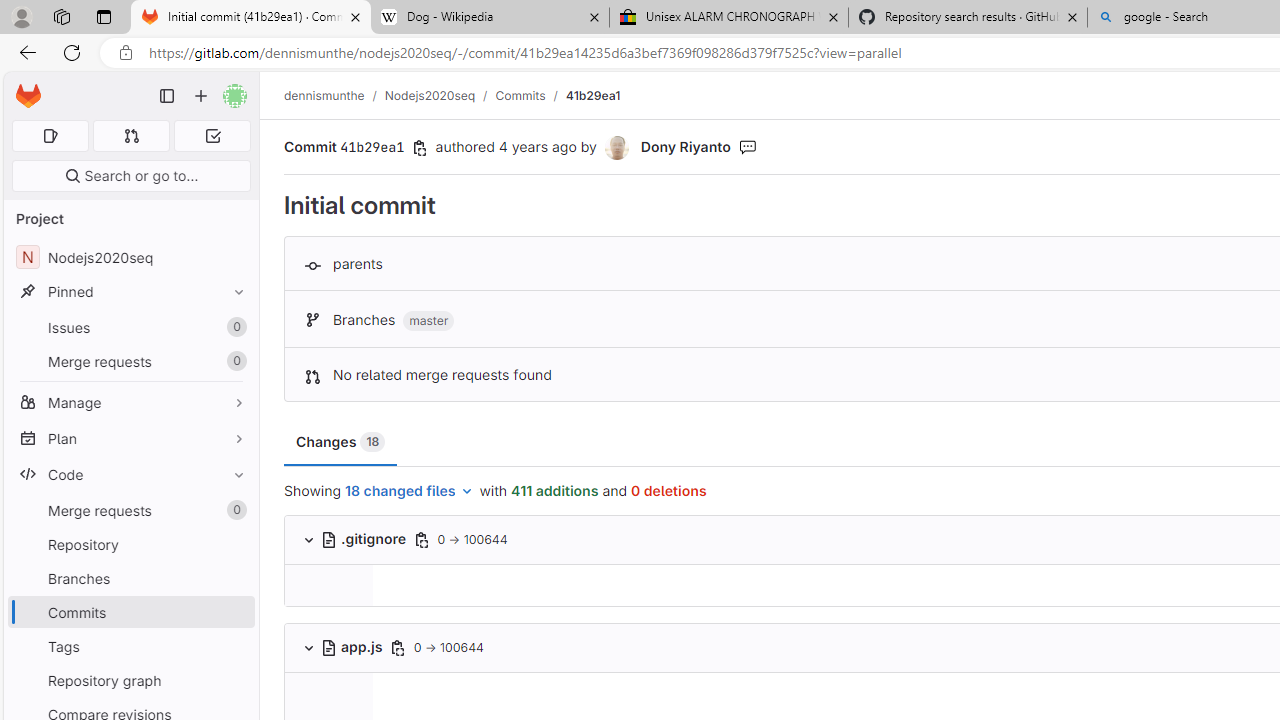 The width and height of the screenshot is (1280, 720). Describe the element at coordinates (234, 611) in the screenshot. I see `'Pin Commits'` at that location.